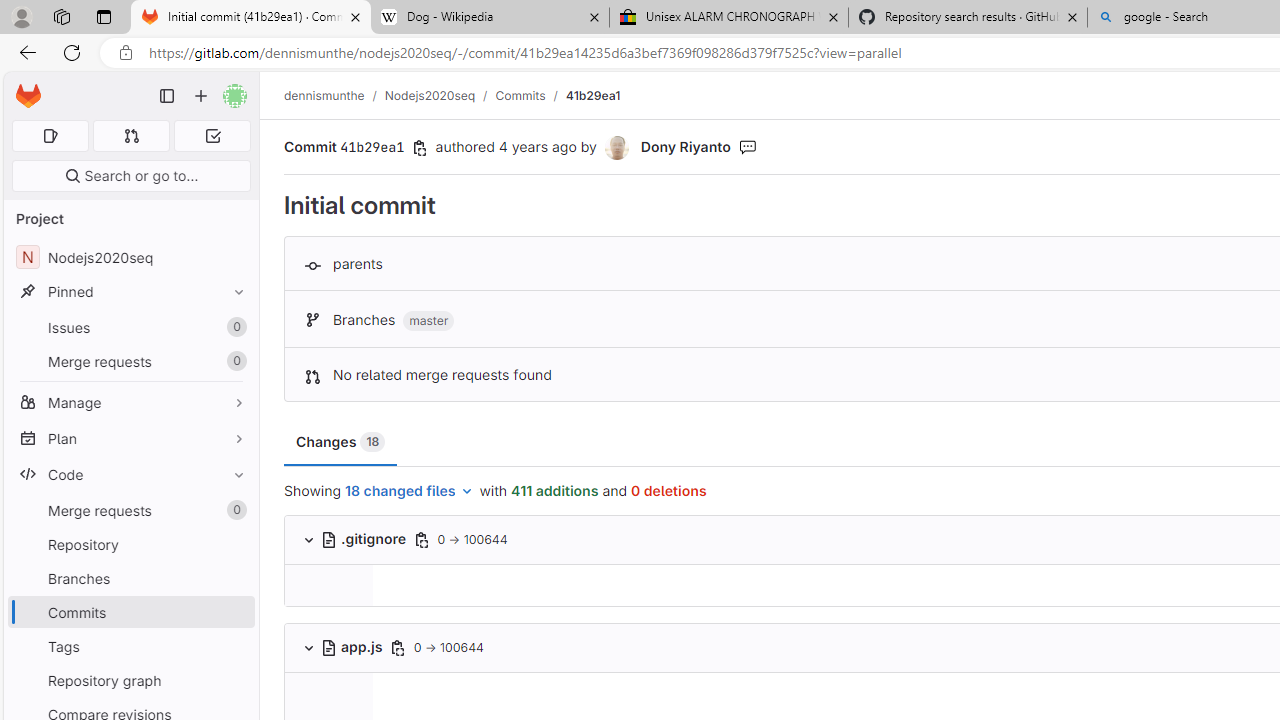 The width and height of the screenshot is (1280, 720). Describe the element at coordinates (234, 611) in the screenshot. I see `'Pin Commits'` at that location.